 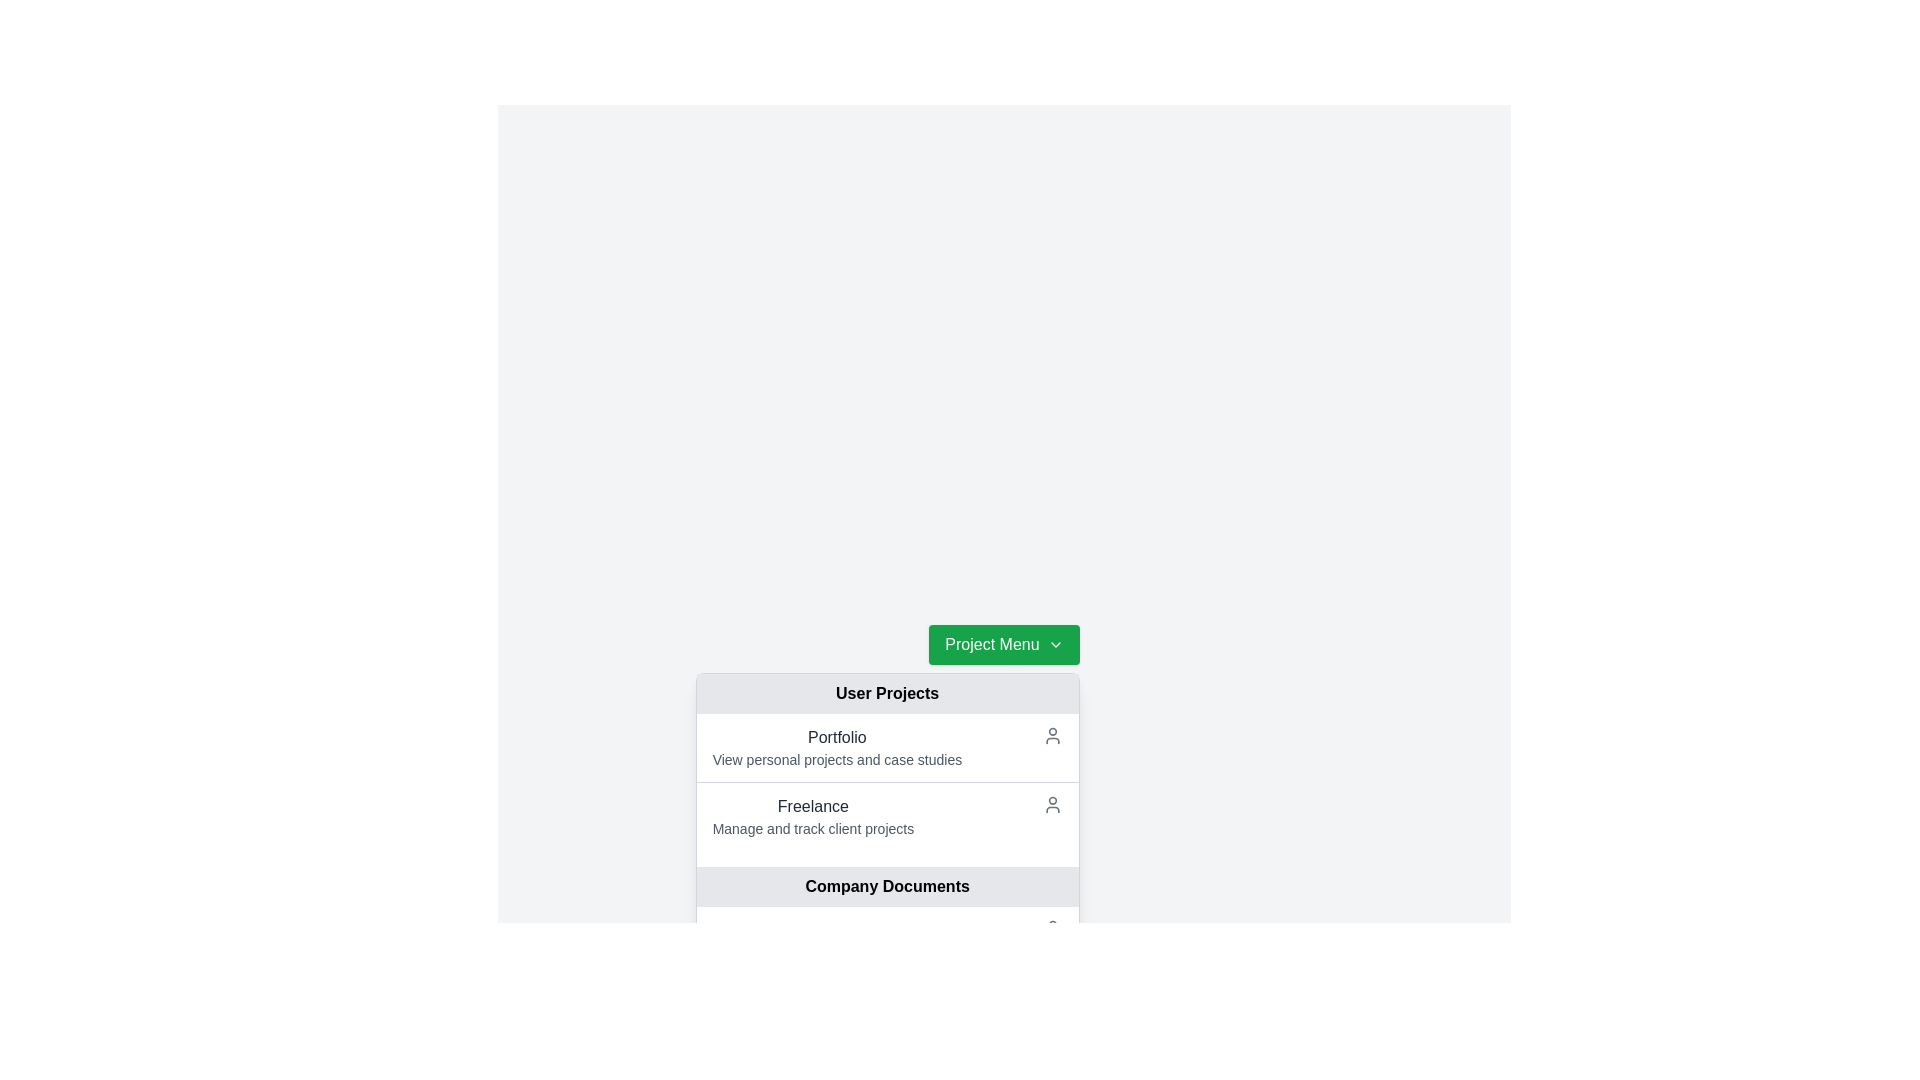 I want to click on the 'Project Menu' button, which is a rectangular button with a green background and white text, so click(x=1004, y=644).